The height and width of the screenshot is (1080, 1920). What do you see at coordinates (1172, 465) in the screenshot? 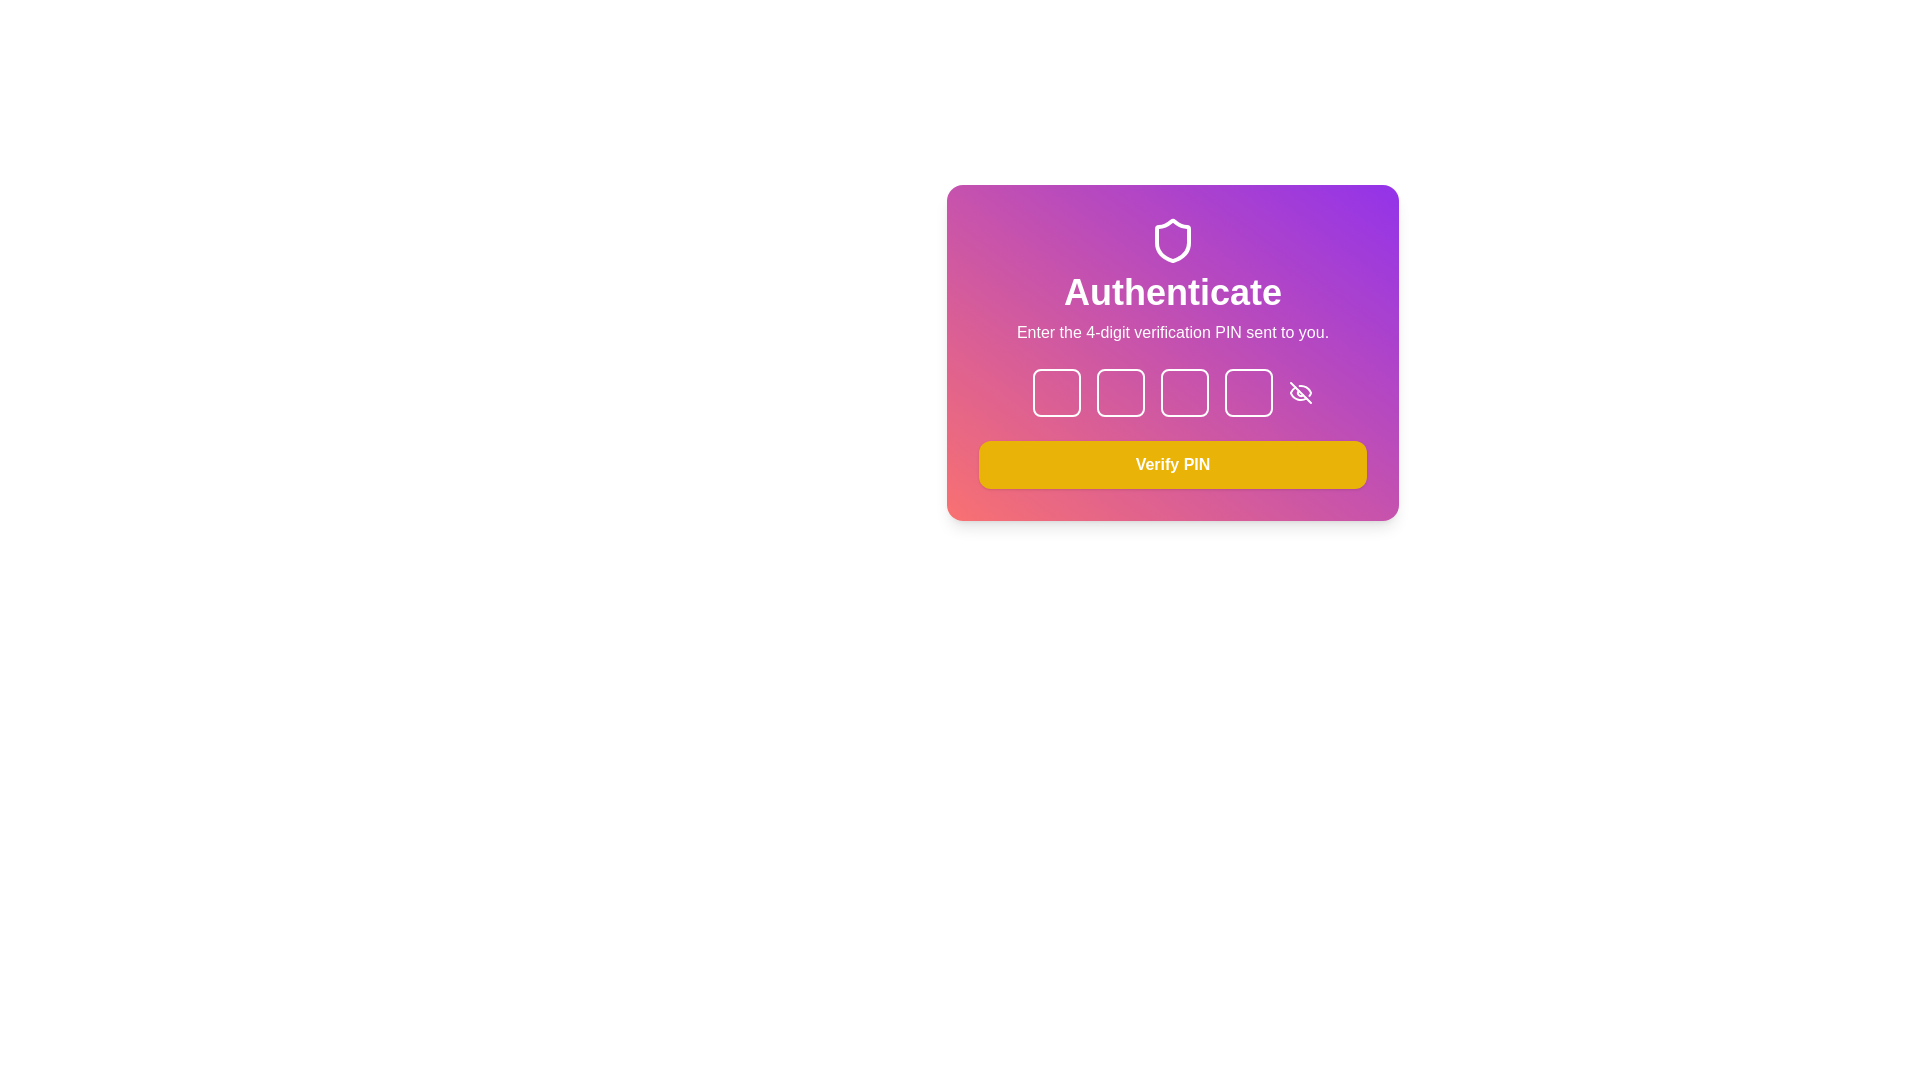
I see `the button with a yellow background, rounded corners, and bold white text reading 'Verify PIN'` at bounding box center [1172, 465].